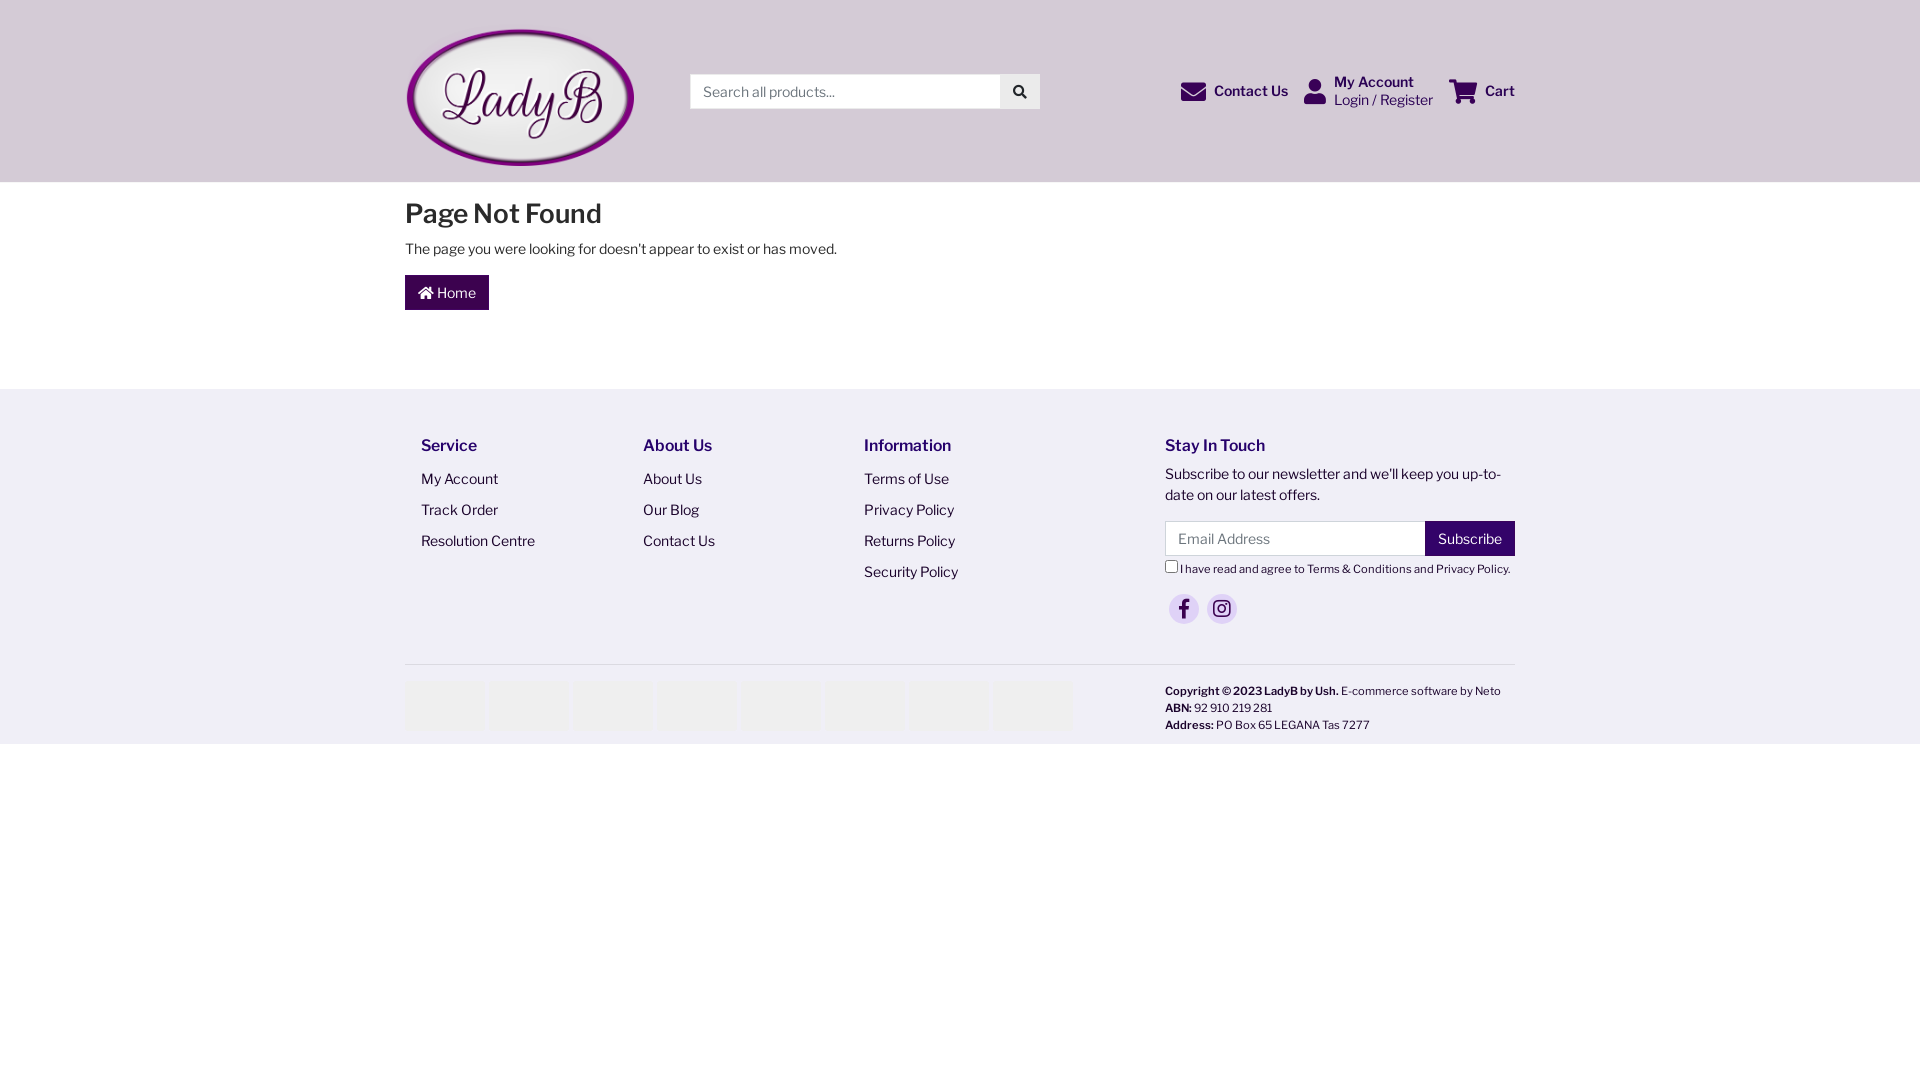 This screenshot has height=1080, width=1920. Describe the element at coordinates (943, 540) in the screenshot. I see `'Returns Policy'` at that location.